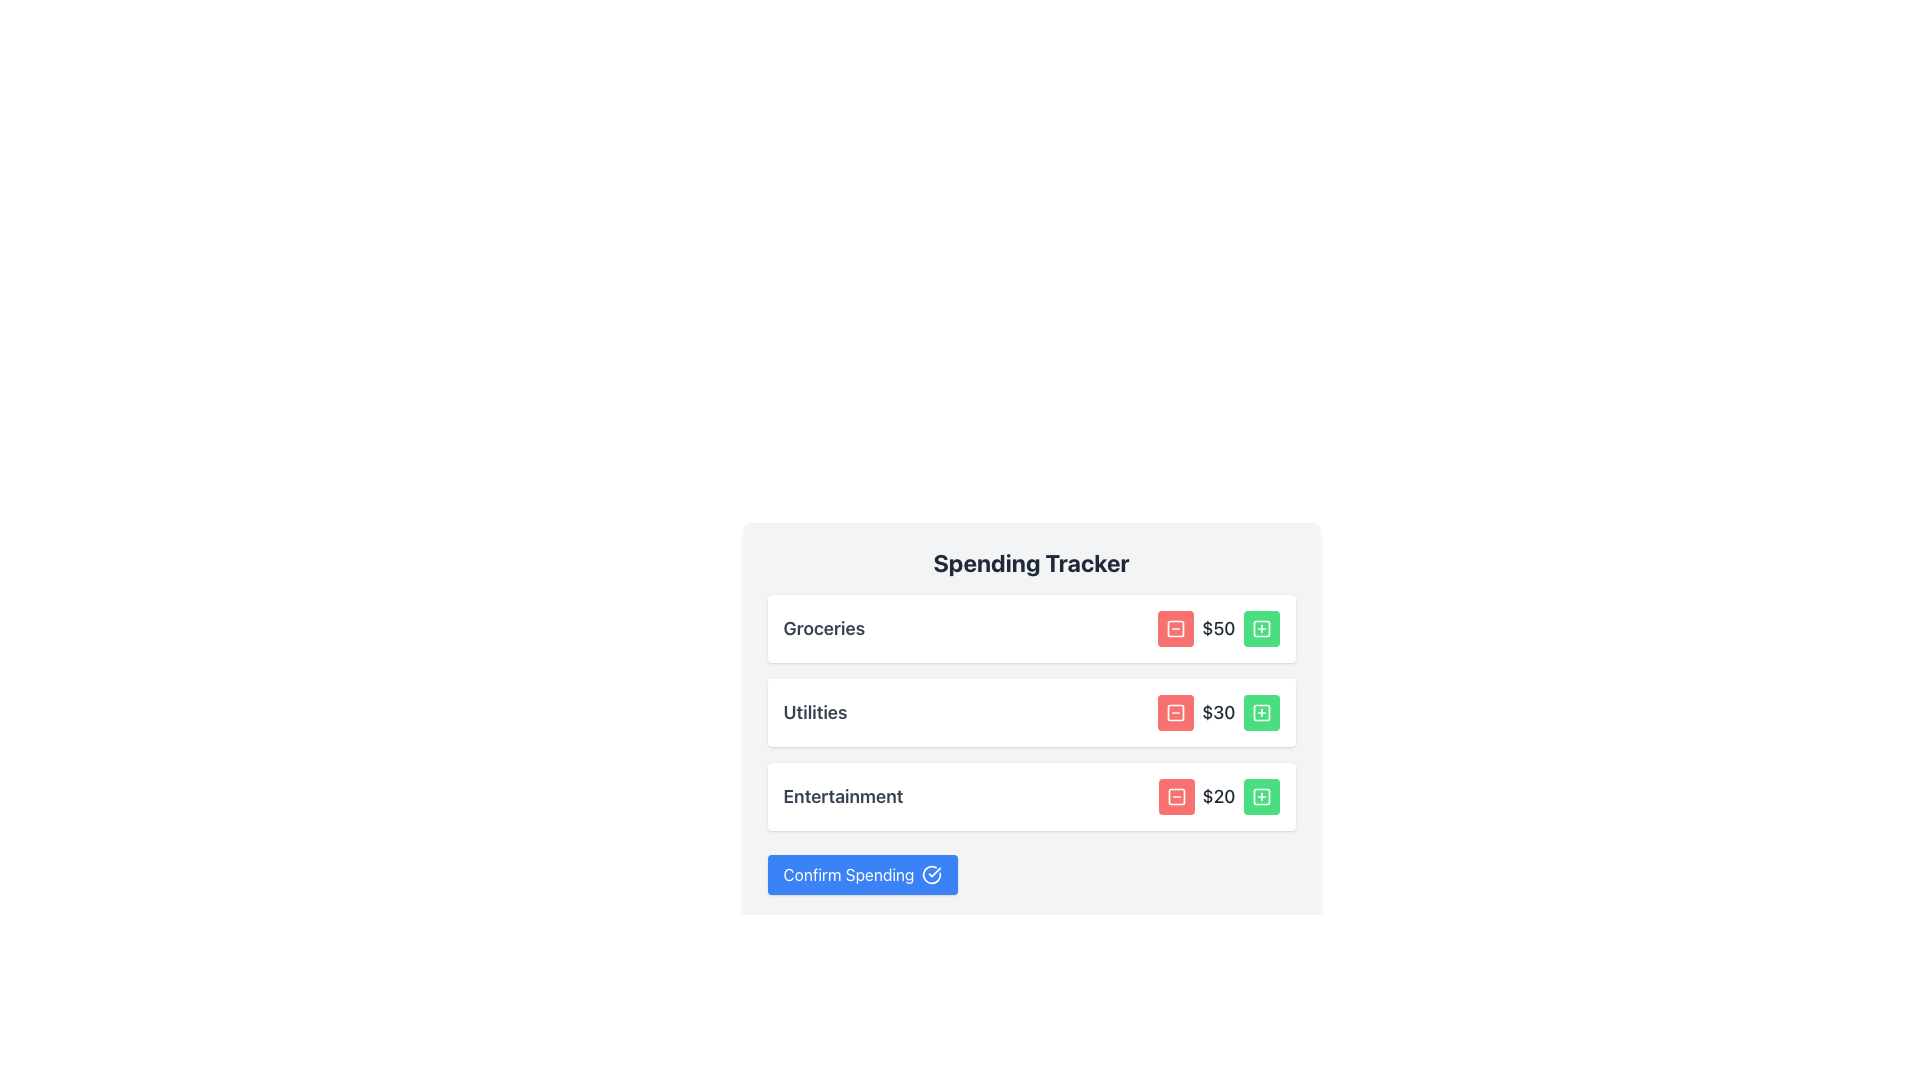 This screenshot has height=1080, width=1920. I want to click on the icon in the 'Entertainment' row to decrease the expenditure value associated with entertainment, so click(1176, 796).